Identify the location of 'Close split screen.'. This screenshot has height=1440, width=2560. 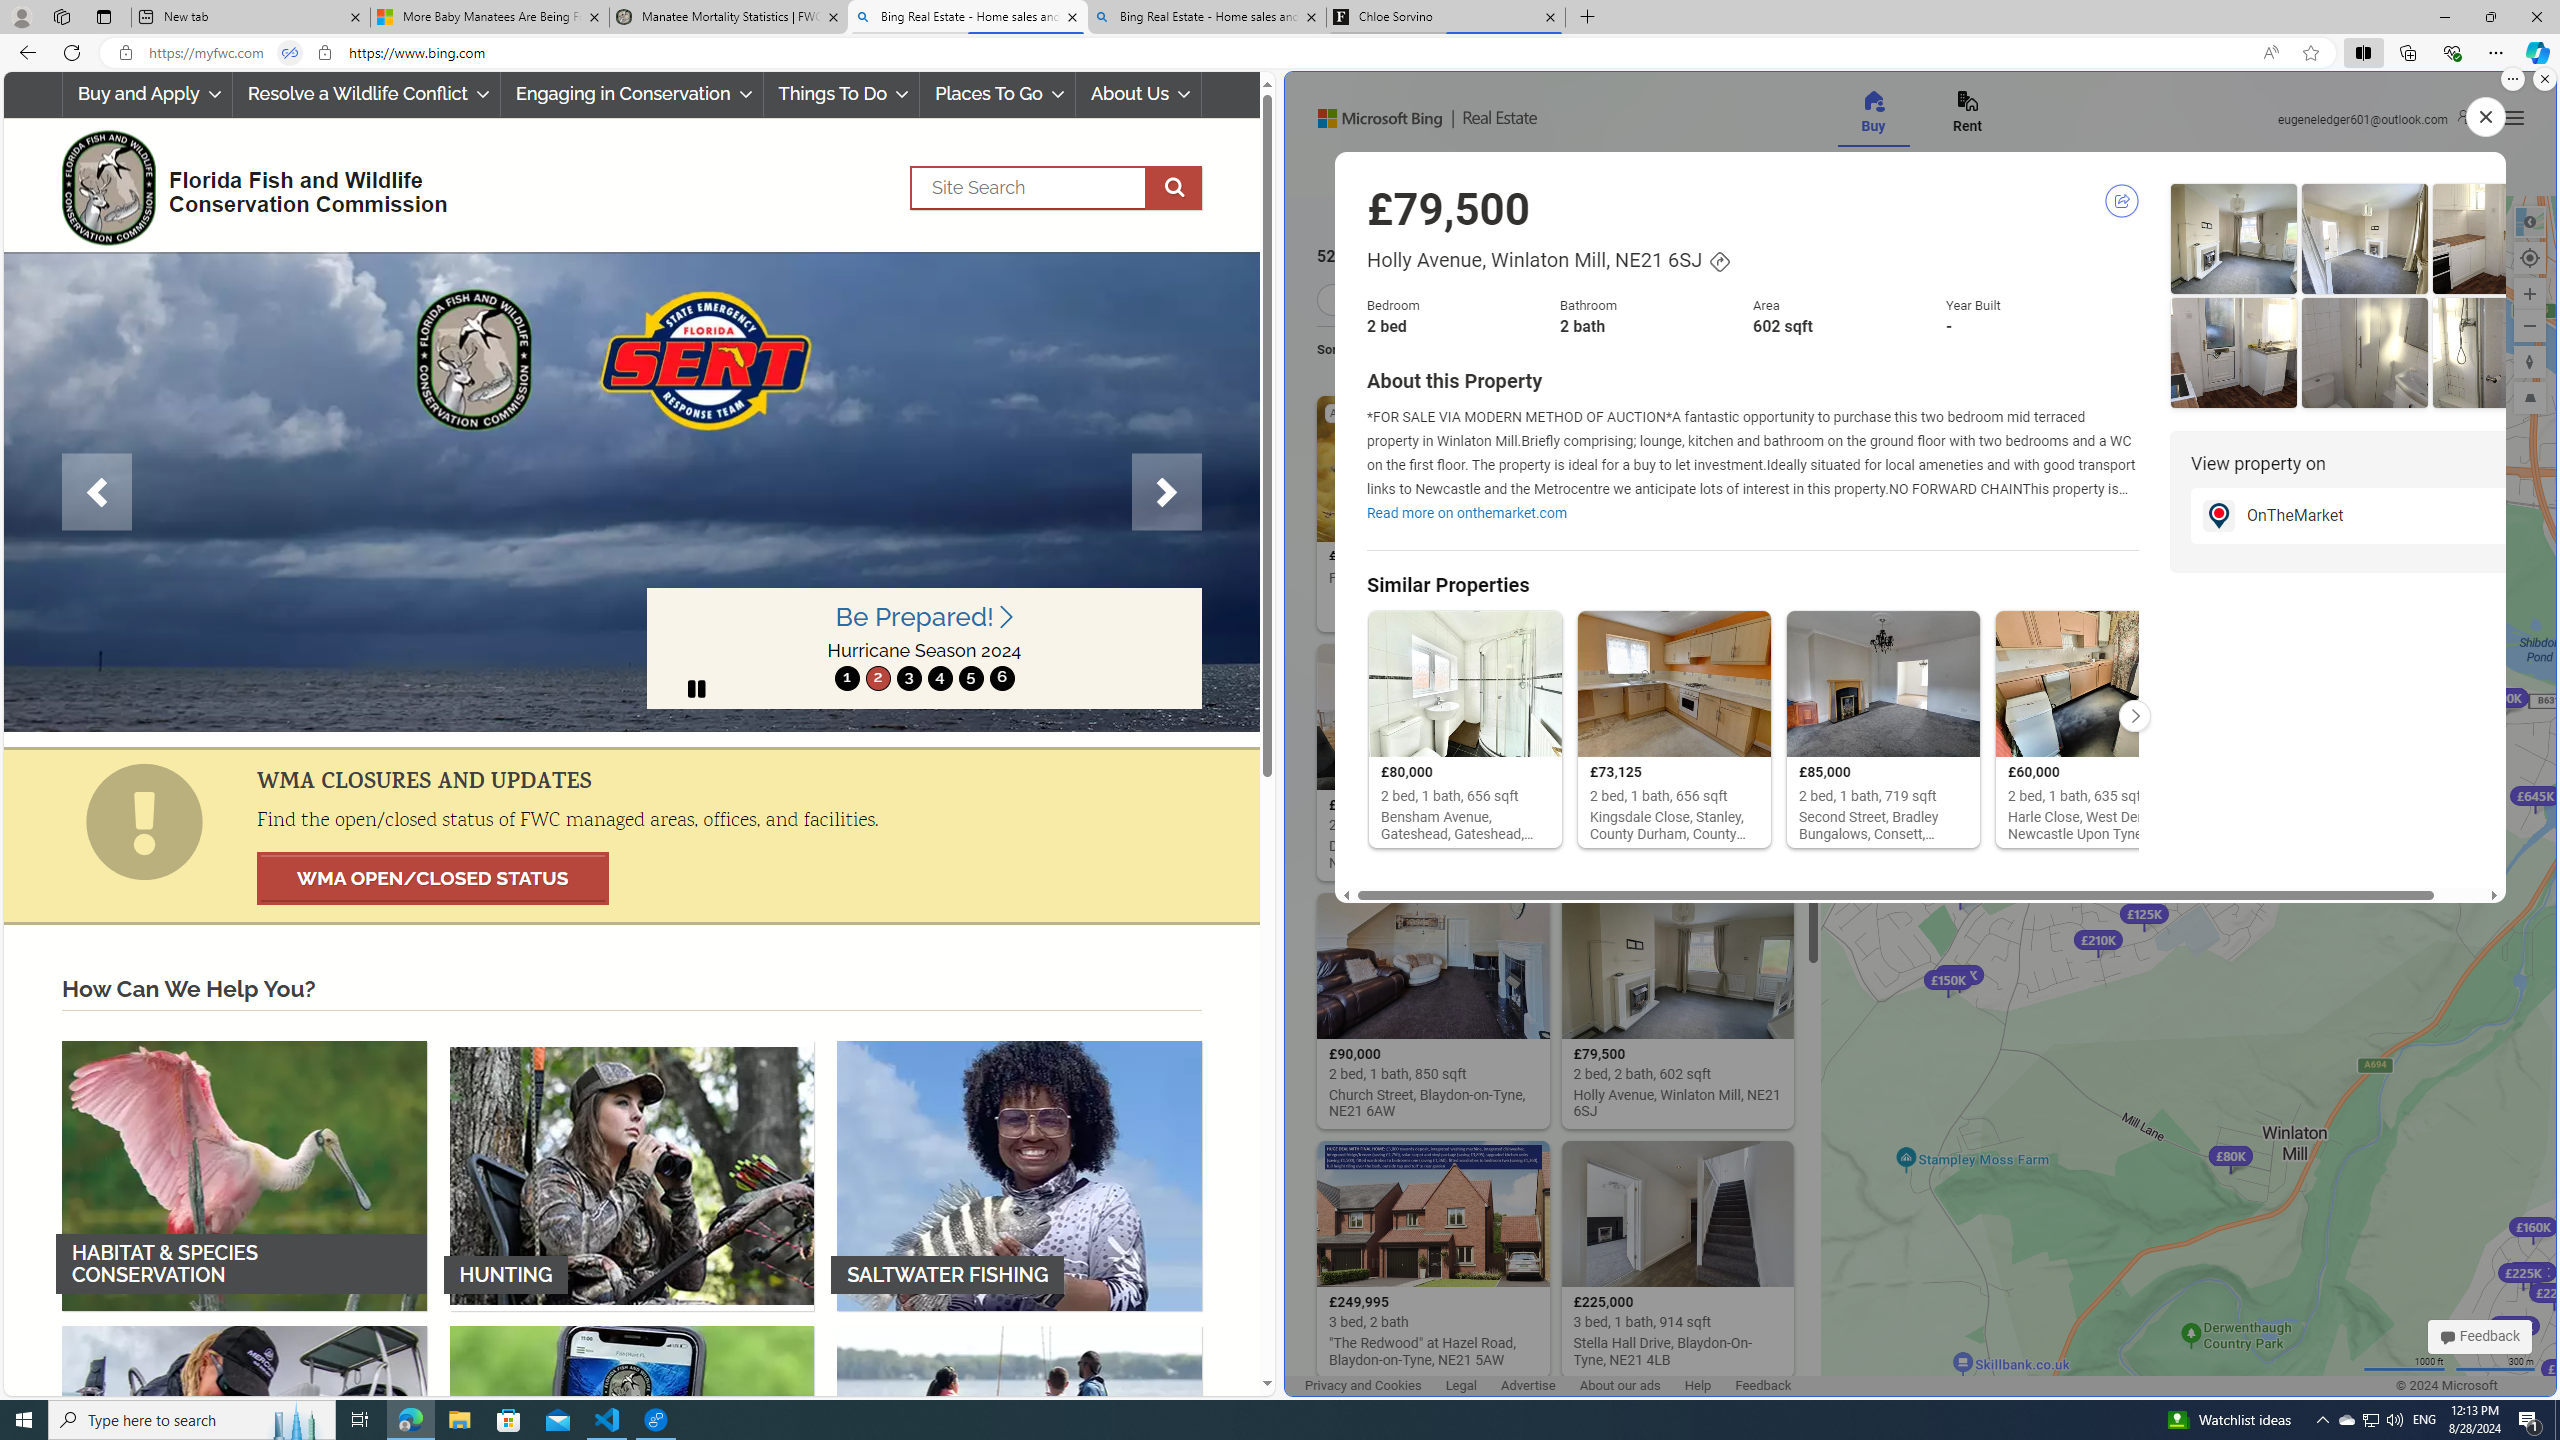
(2543, 78).